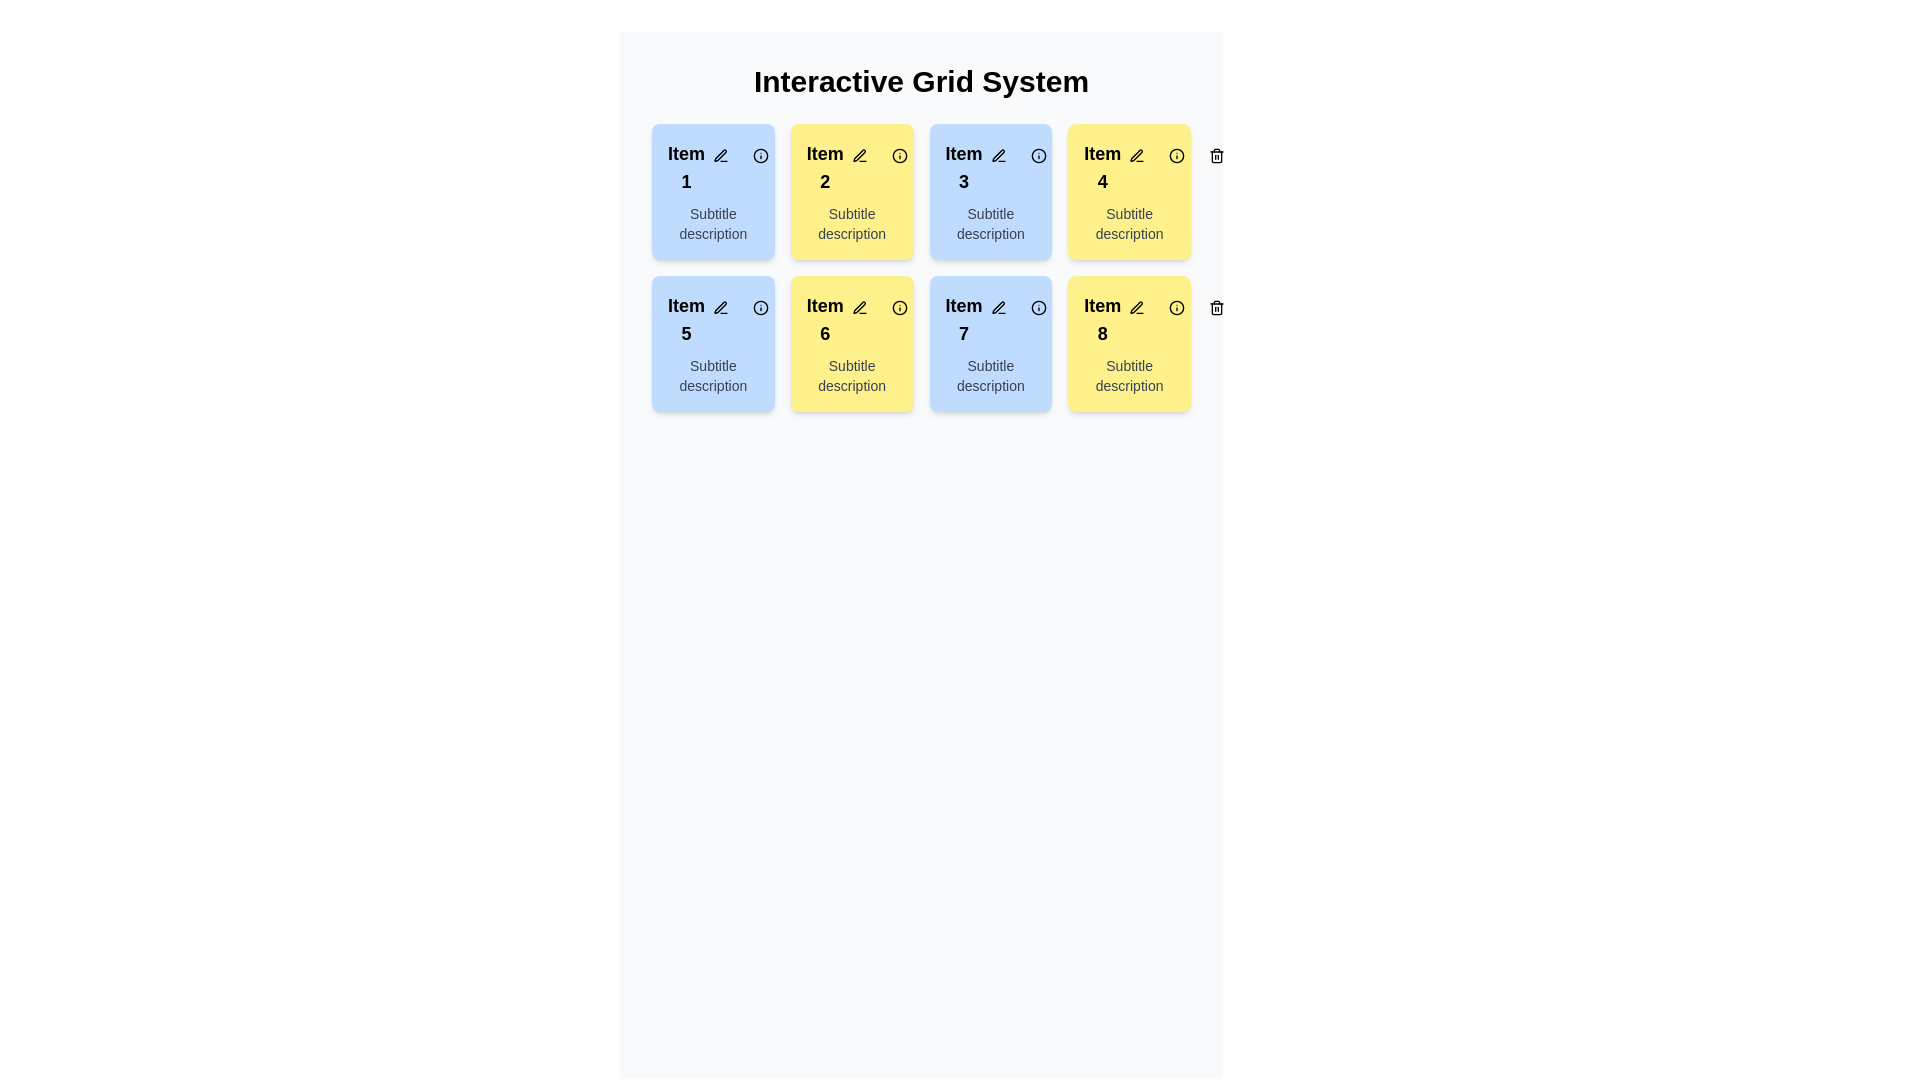  Describe the element at coordinates (825, 319) in the screenshot. I see `the text label that identifies or describes the content of the card for 'Item 6', located in the yellow card in the second row and second column of a 4x2 grid layout` at that location.